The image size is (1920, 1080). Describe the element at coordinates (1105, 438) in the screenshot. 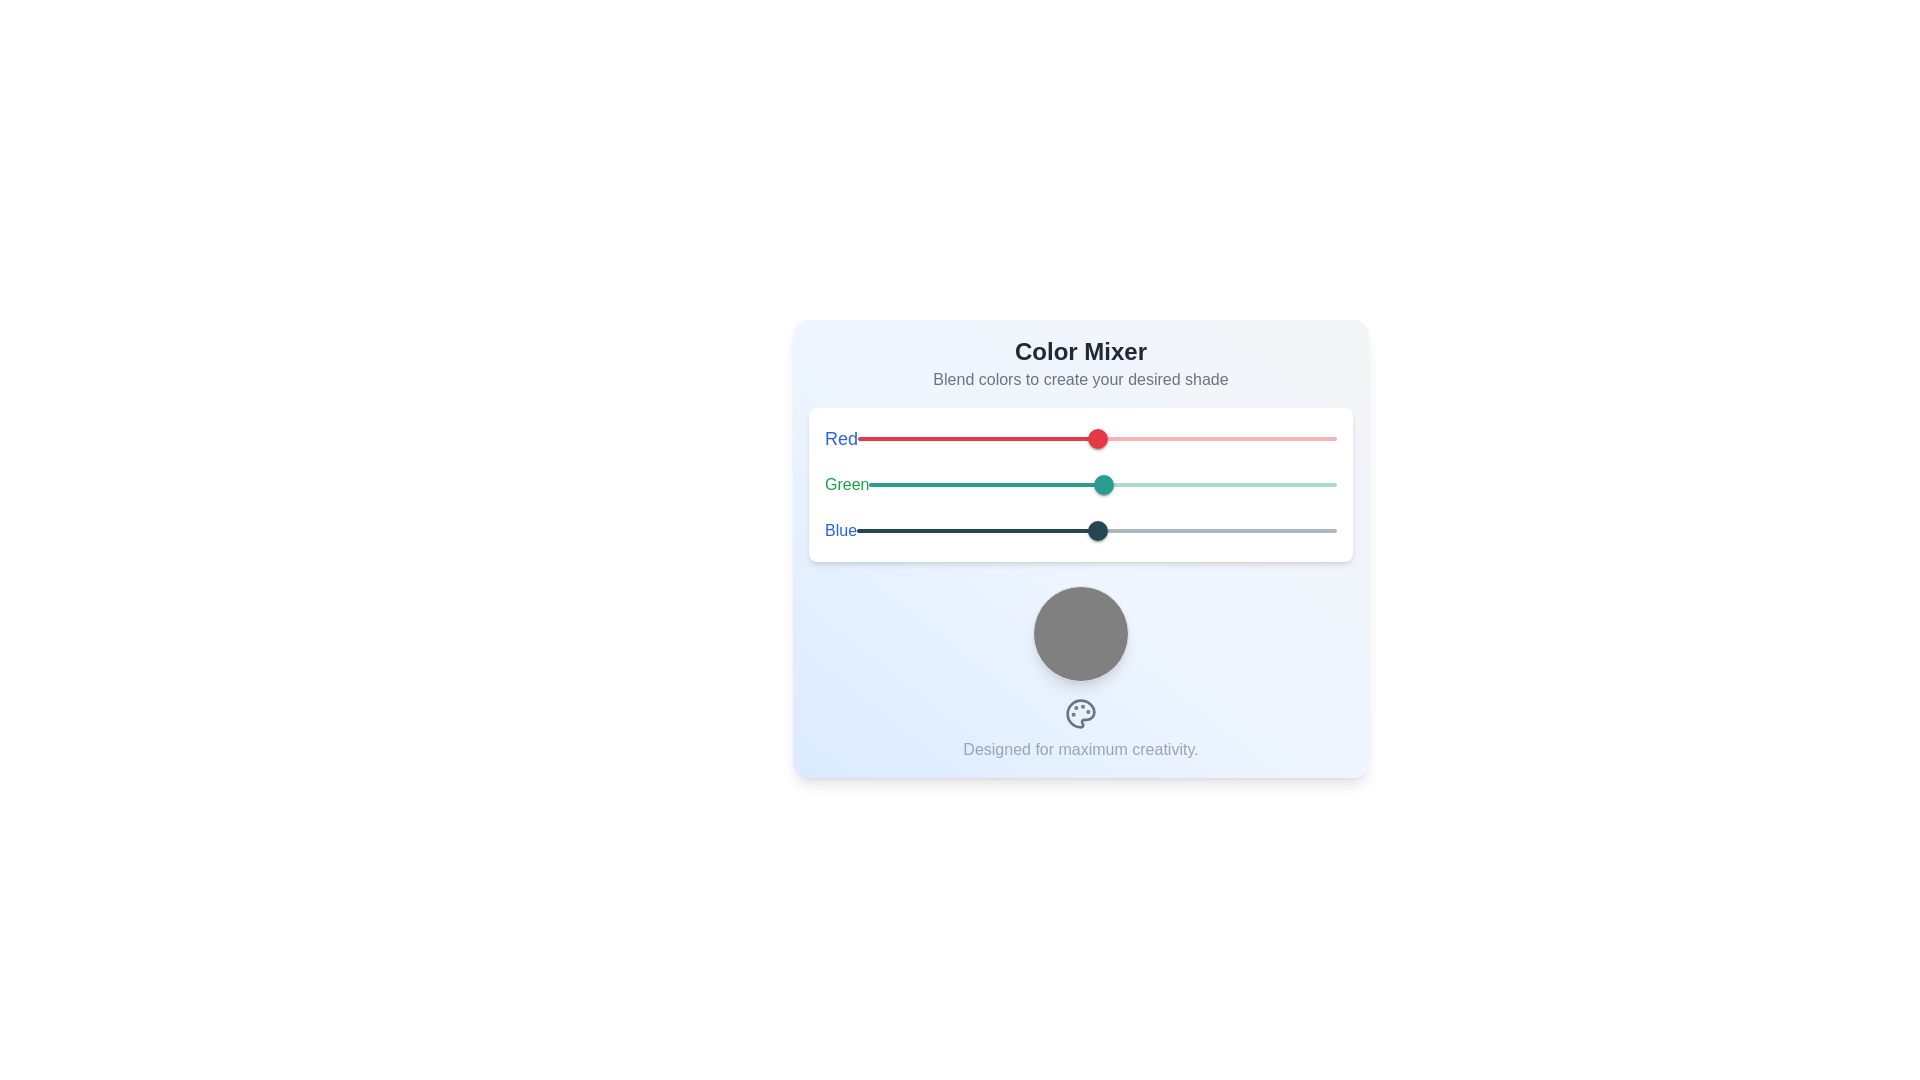

I see `the red component of the color` at that location.